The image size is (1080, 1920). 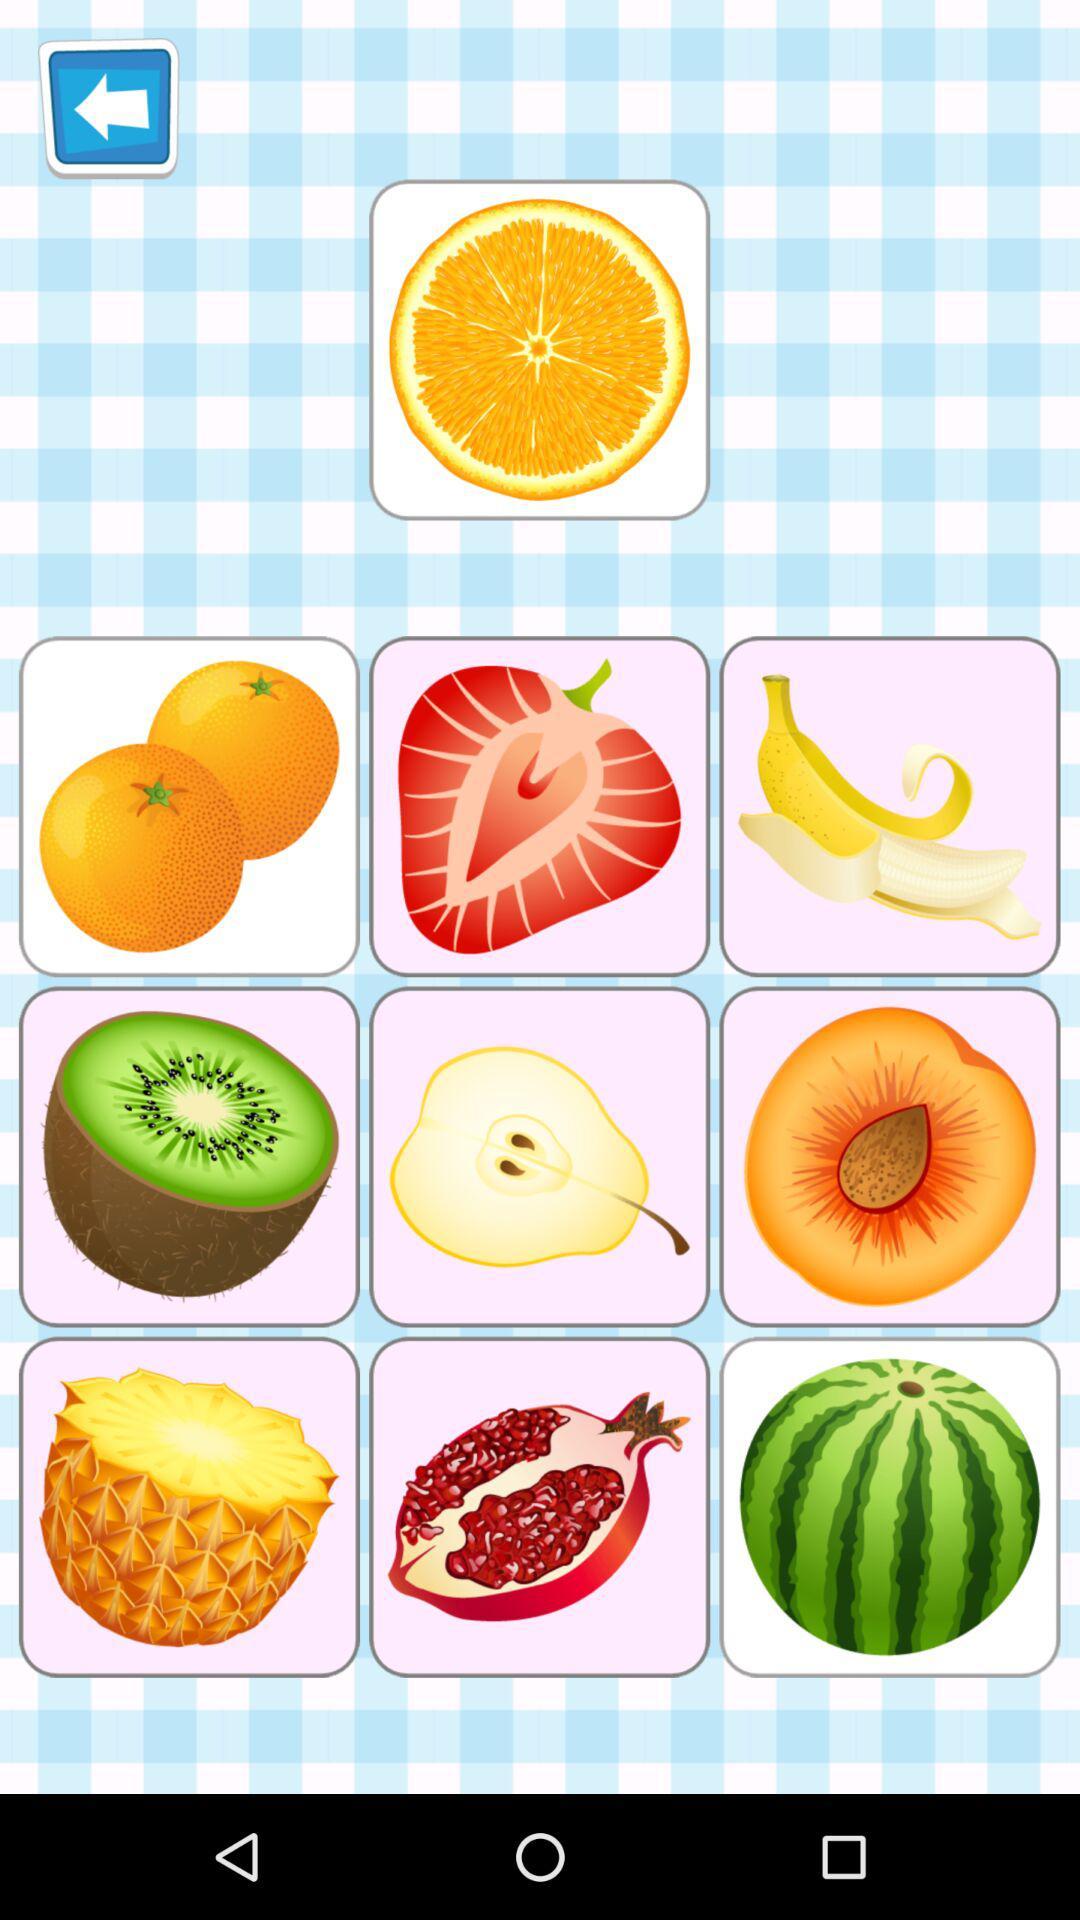 What do you see at coordinates (108, 107) in the screenshot?
I see `the item at the top left corner` at bounding box center [108, 107].